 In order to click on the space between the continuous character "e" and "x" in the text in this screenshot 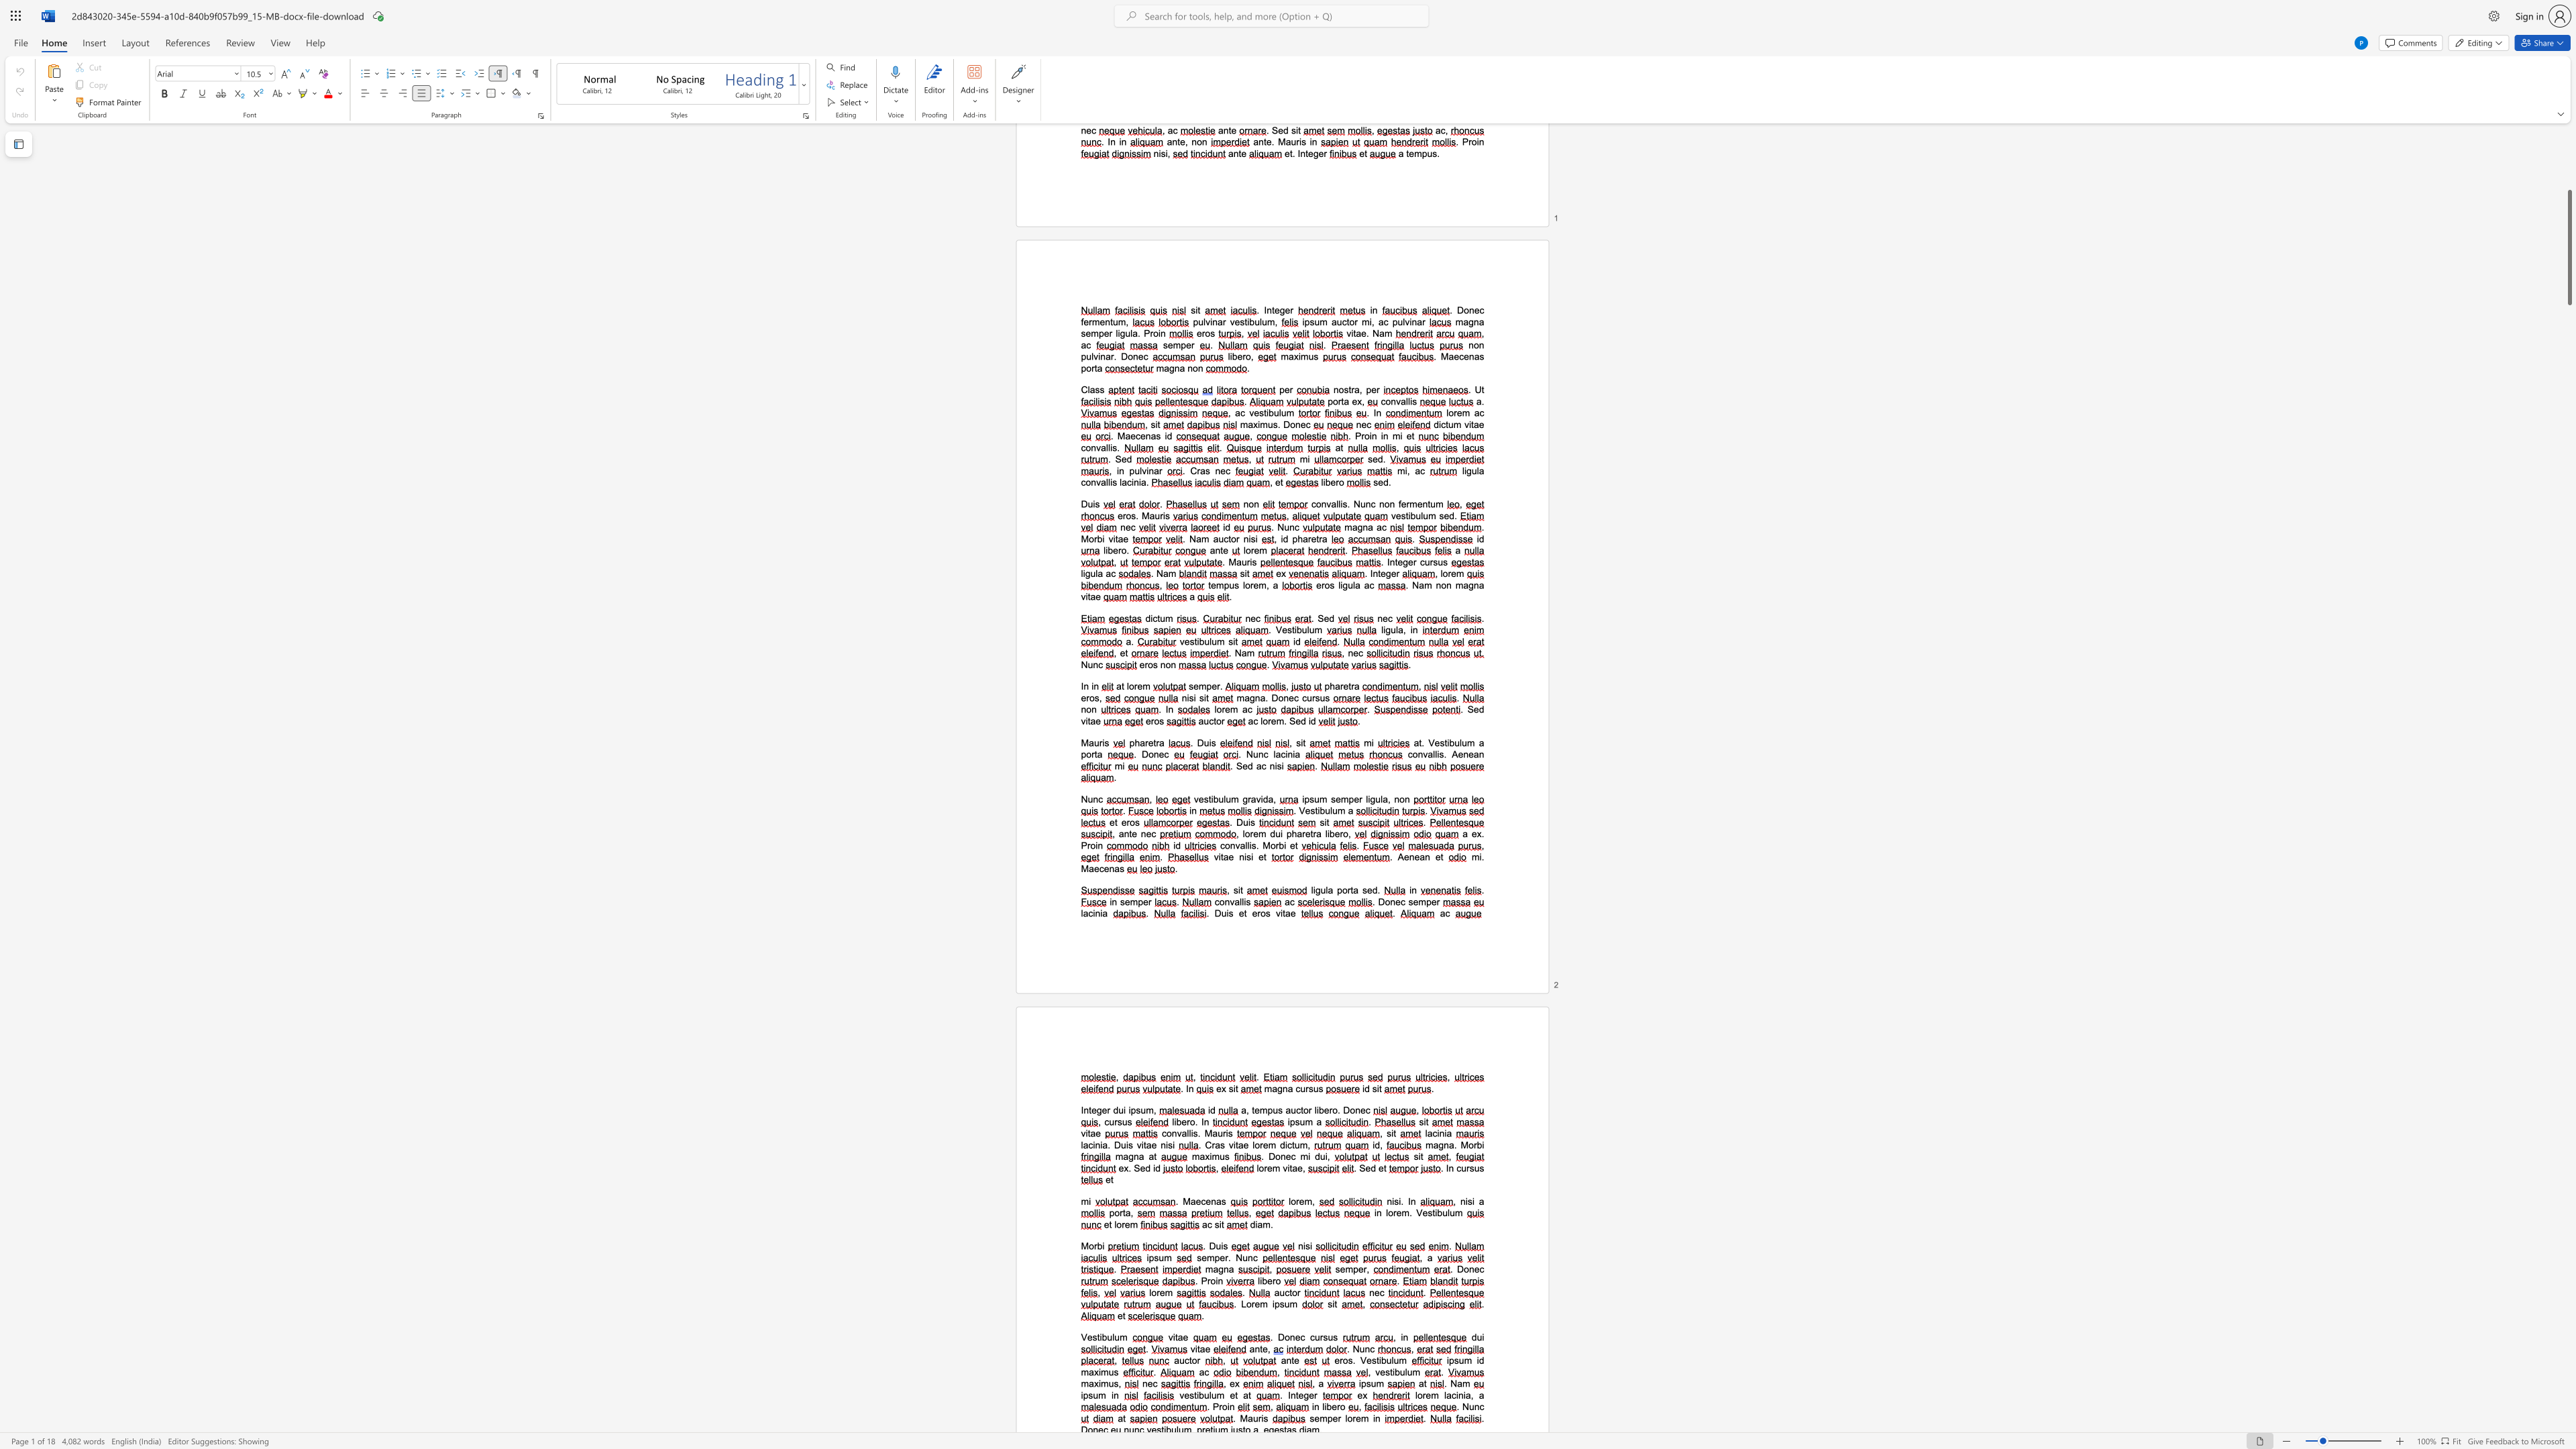, I will do `click(1123, 1167)`.